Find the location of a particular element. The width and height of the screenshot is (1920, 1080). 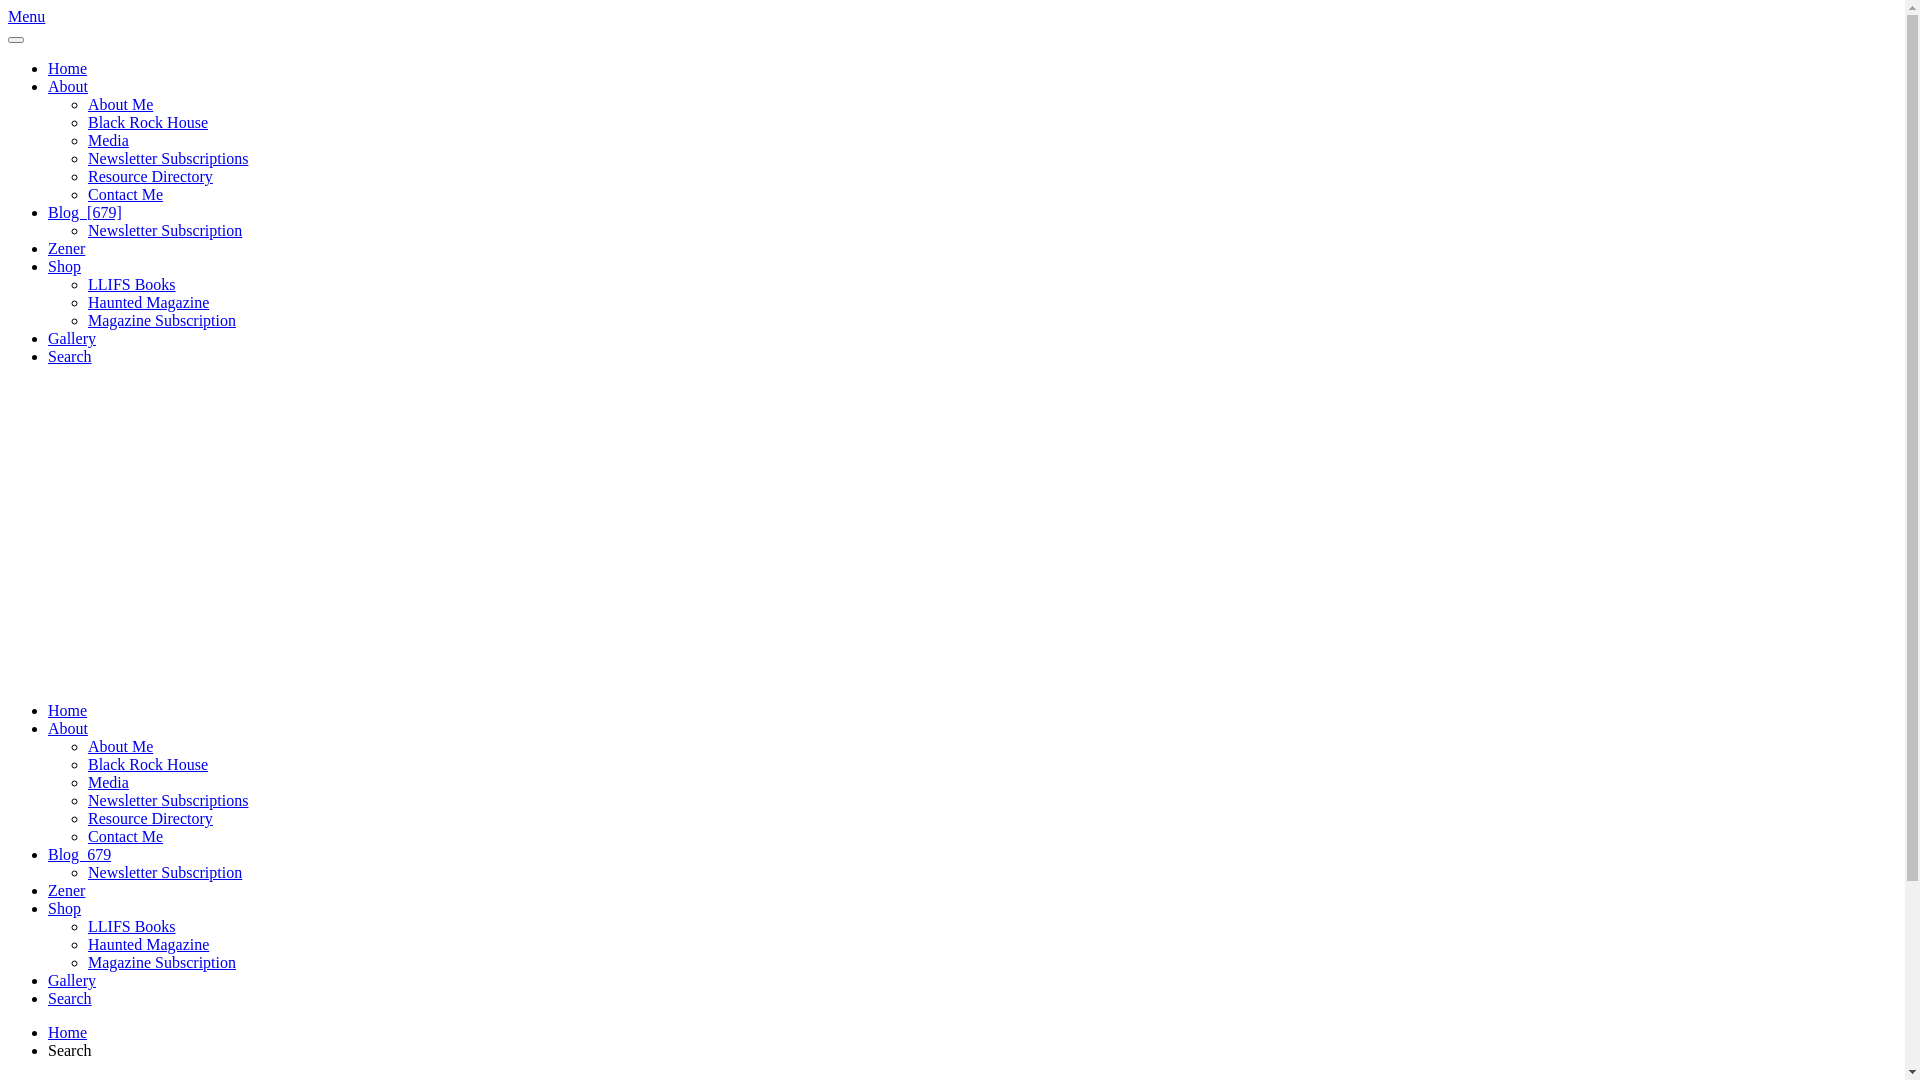

'Home' is located at coordinates (67, 709).